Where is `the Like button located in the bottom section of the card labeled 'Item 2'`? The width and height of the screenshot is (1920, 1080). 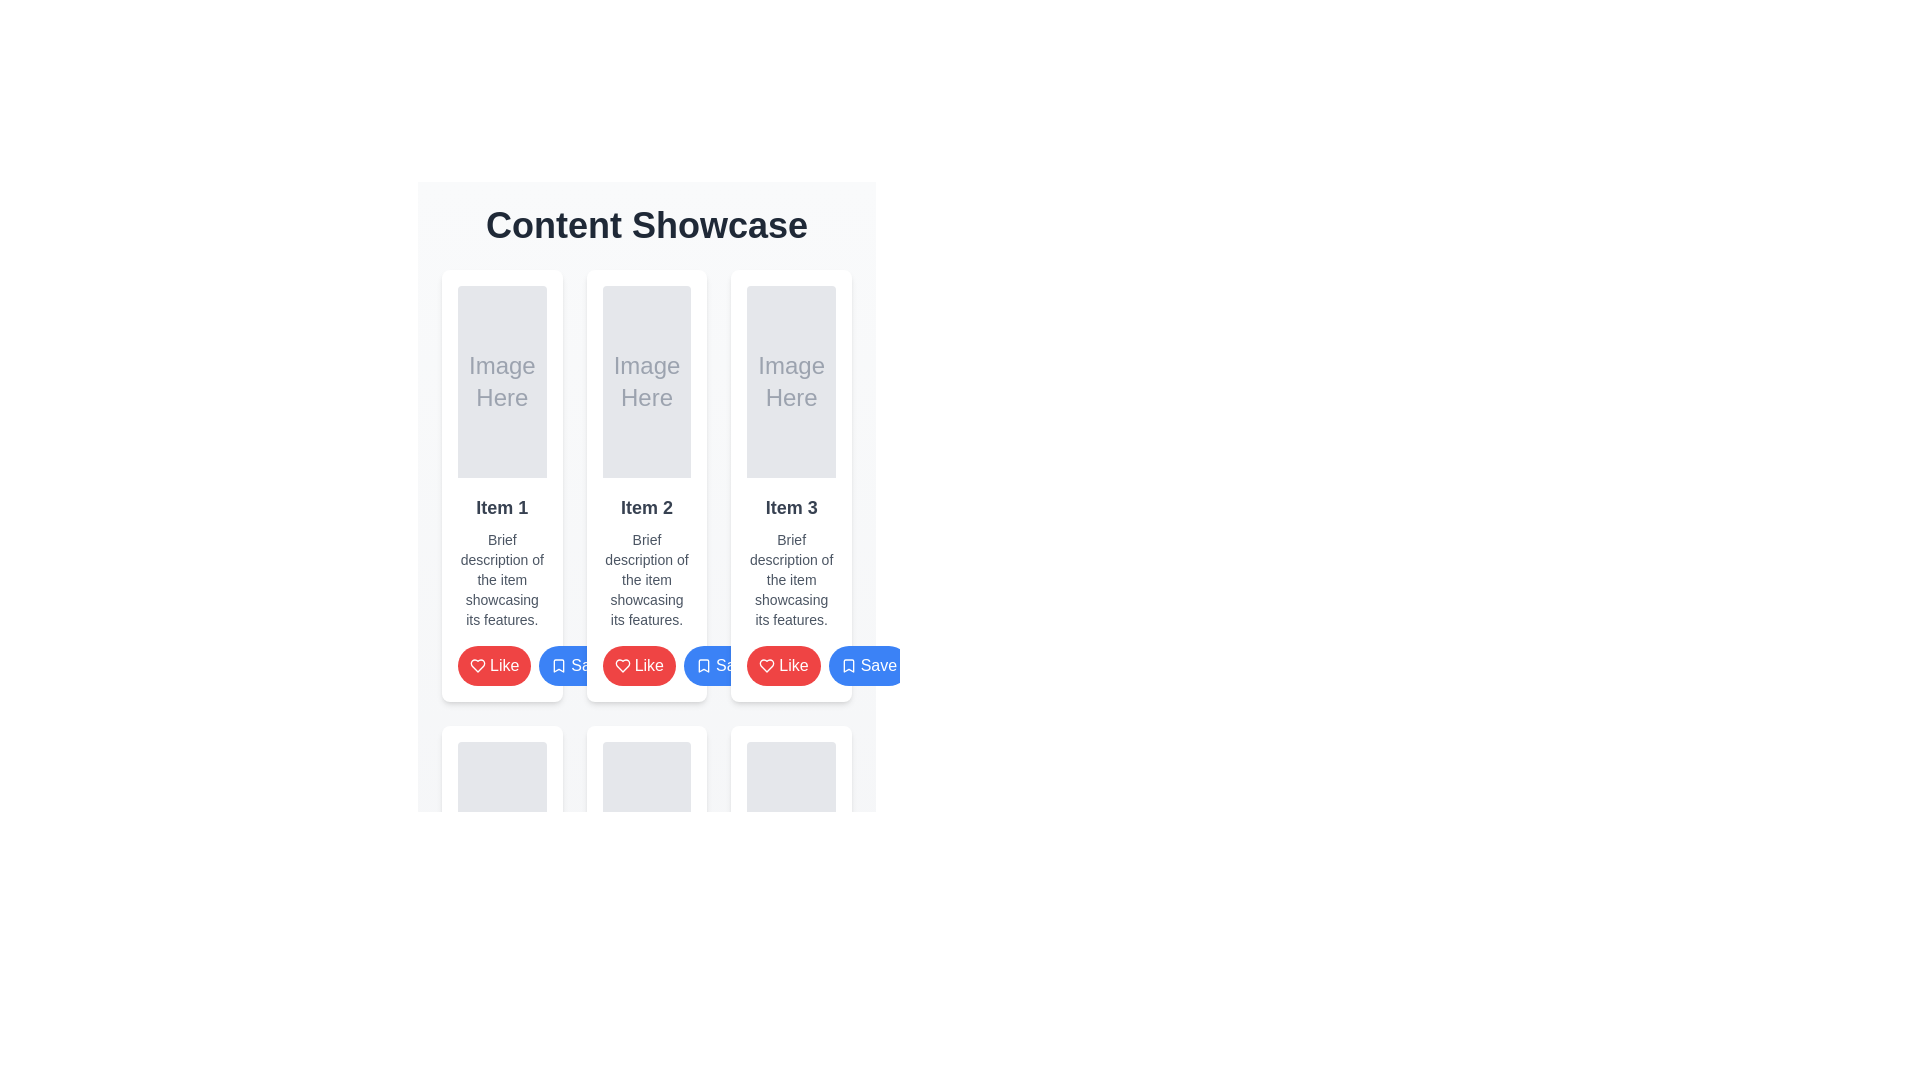 the Like button located in the bottom section of the card labeled 'Item 2' is located at coordinates (638, 666).